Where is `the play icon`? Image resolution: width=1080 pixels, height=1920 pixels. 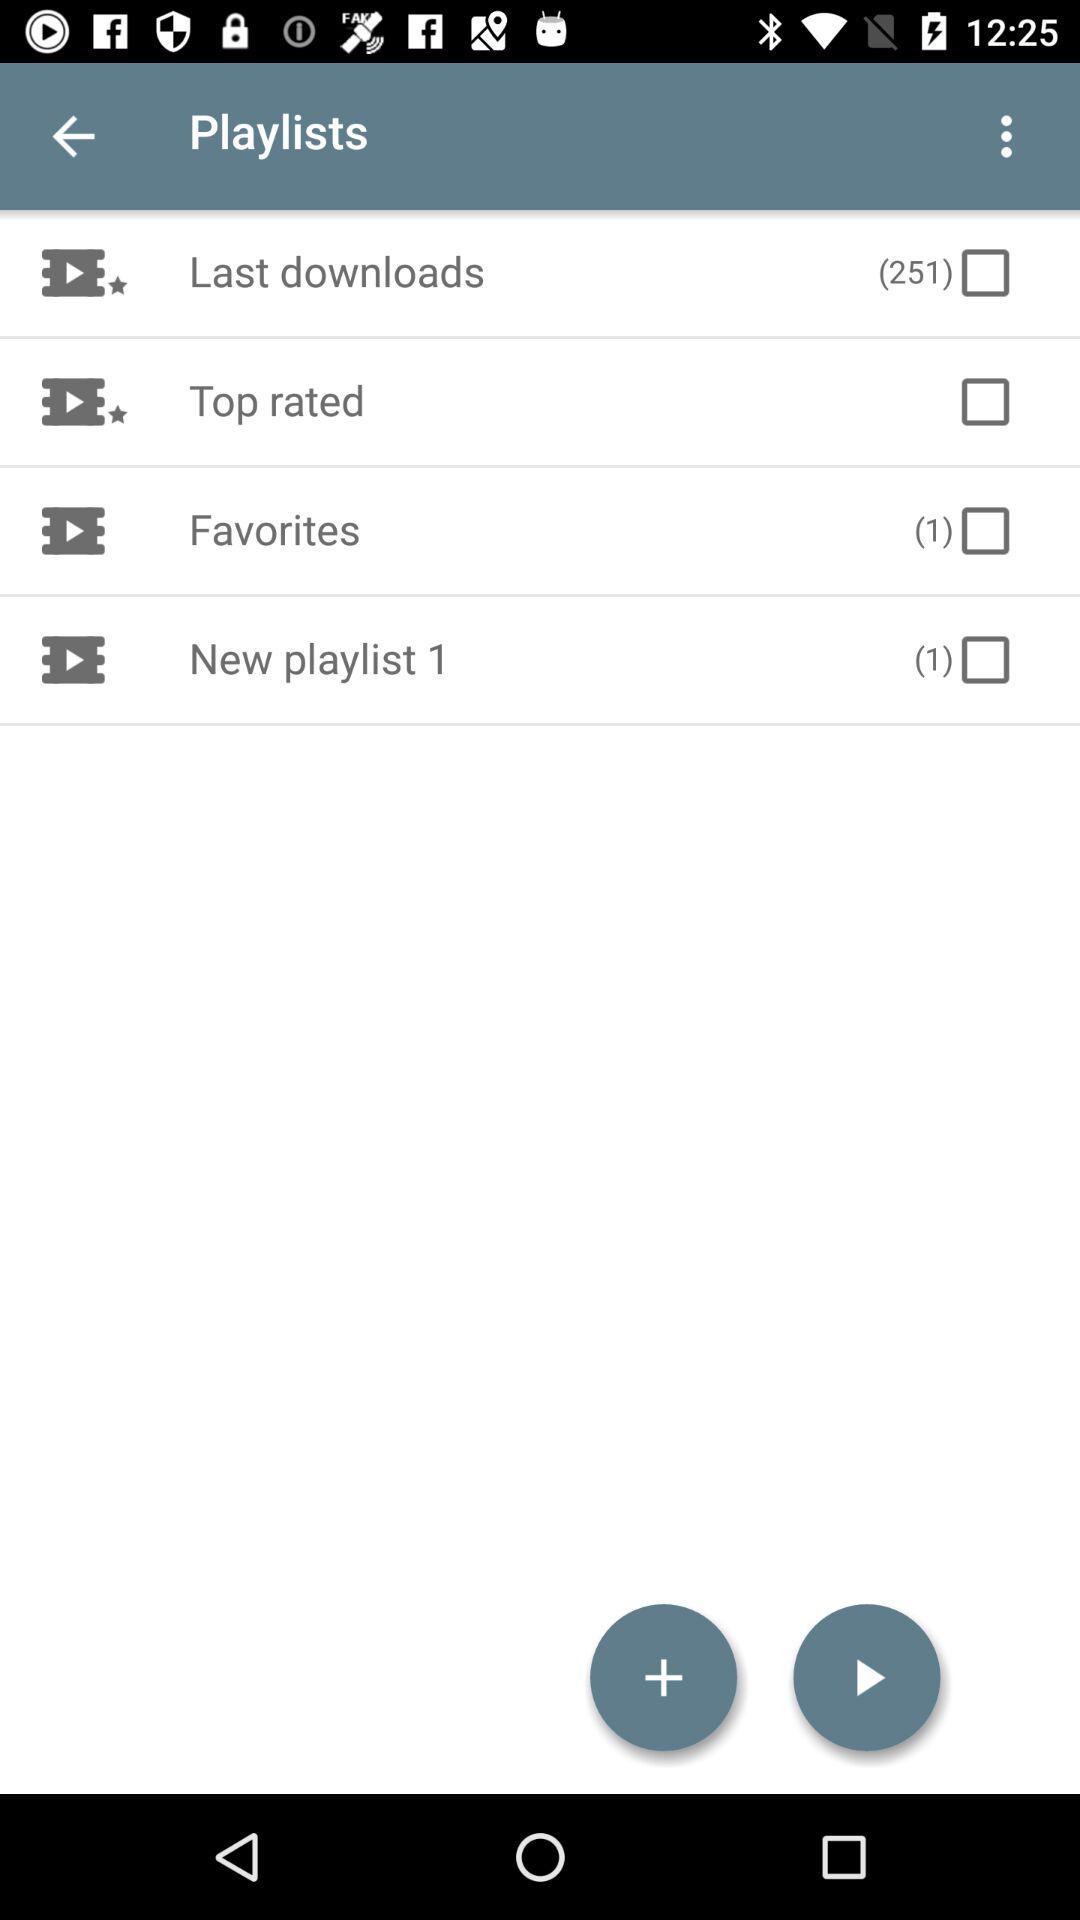
the play icon is located at coordinates (866, 1677).